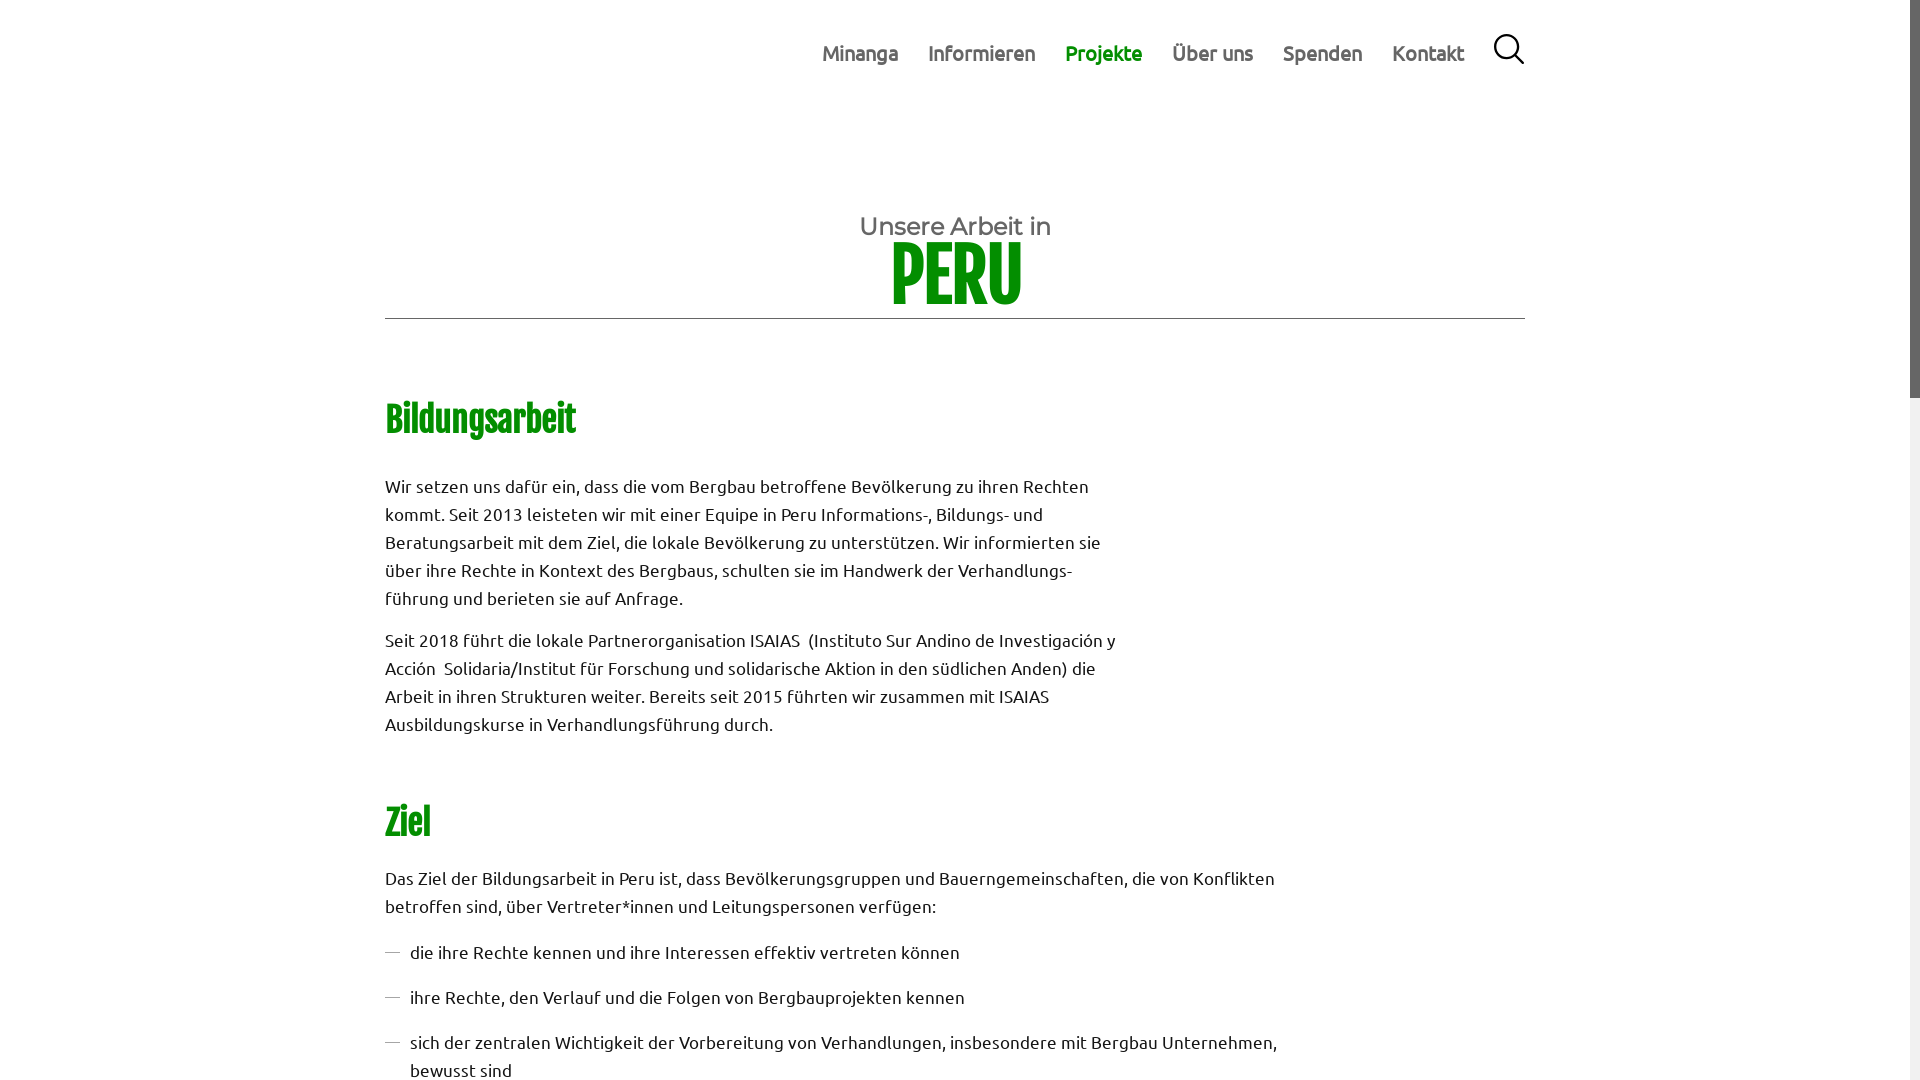  What do you see at coordinates (1102, 52) in the screenshot?
I see `'Projekte'` at bounding box center [1102, 52].